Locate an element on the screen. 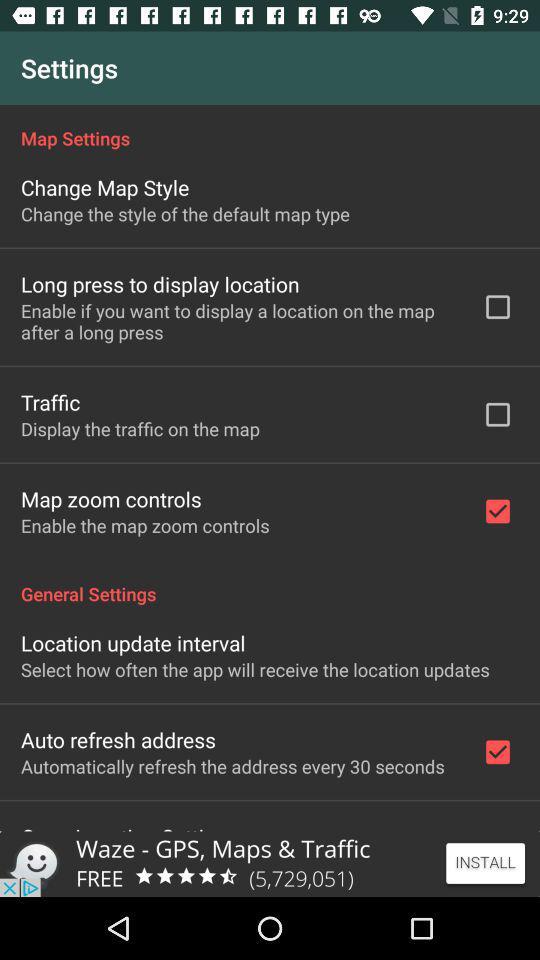 The image size is (540, 960). install this app is located at coordinates (270, 863).